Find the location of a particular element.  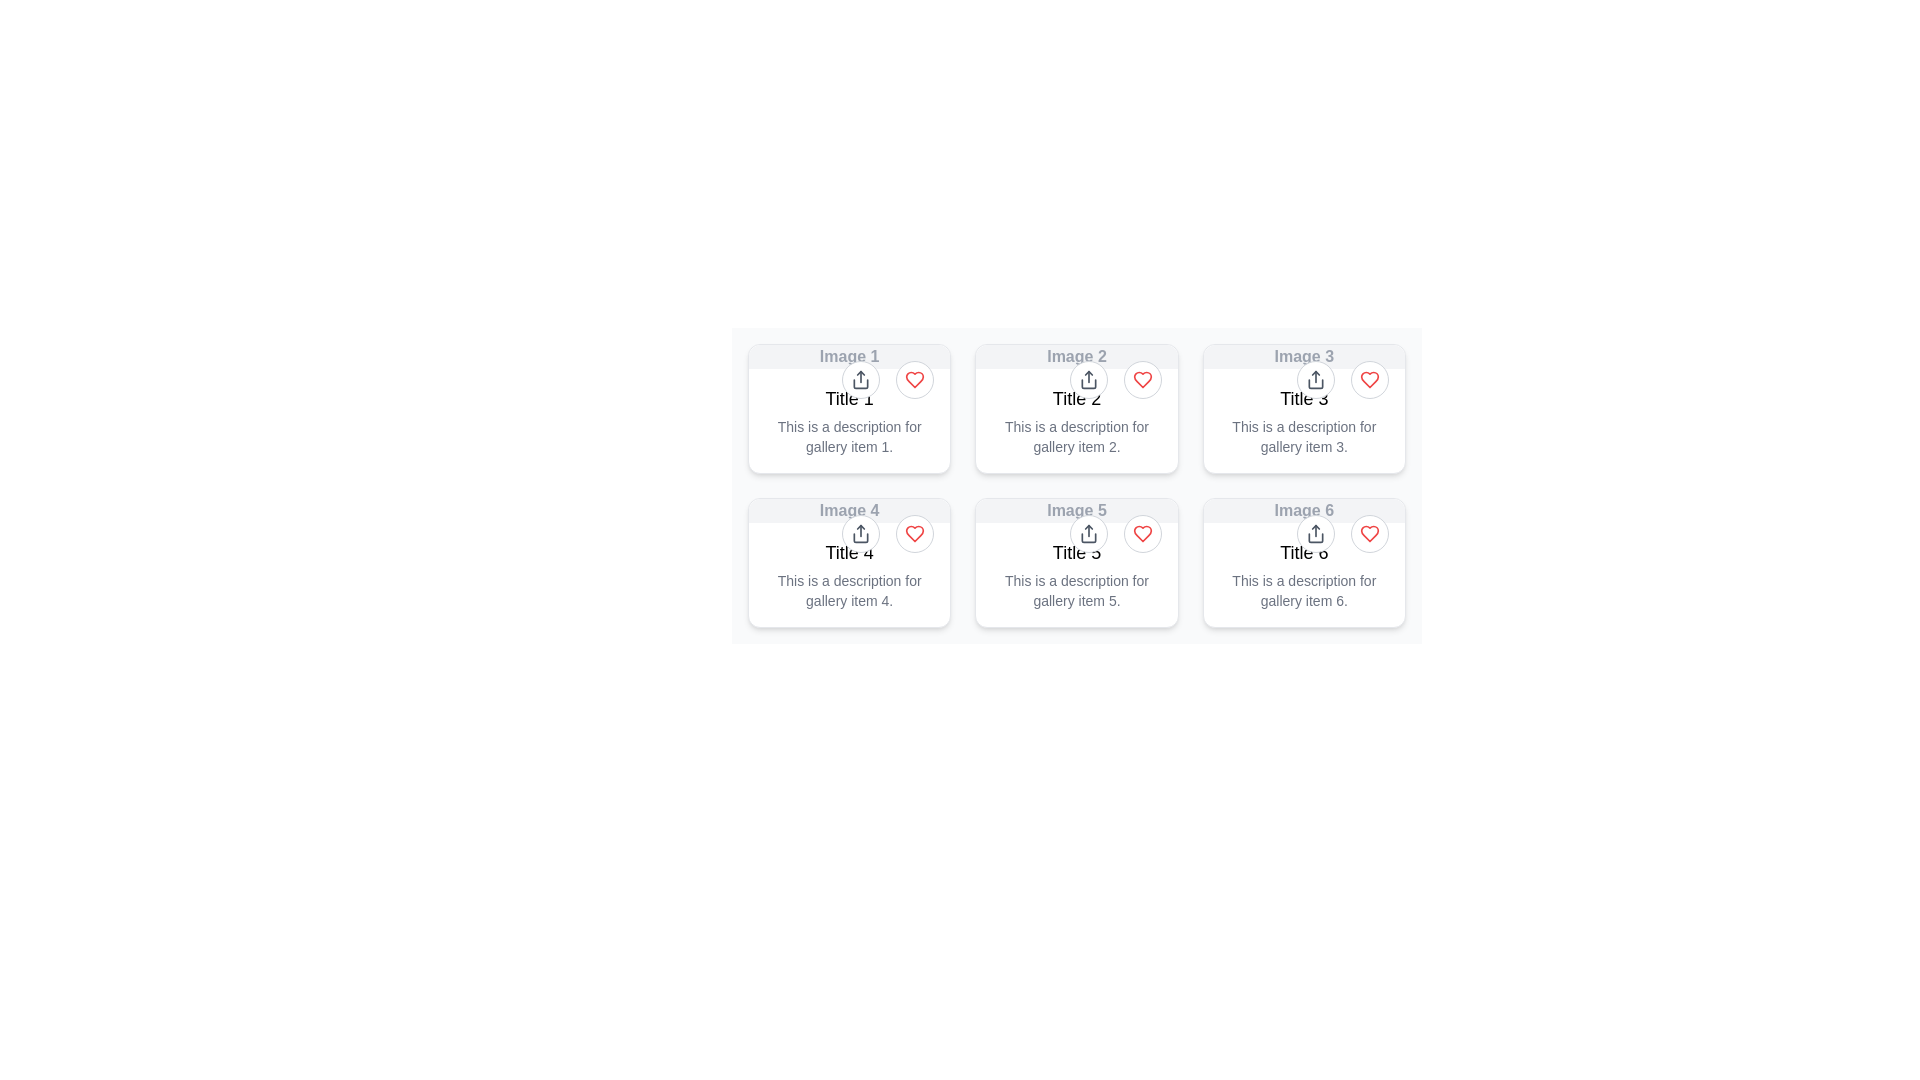

the share button located at the top-right corner inside the card of the grid item titled 'Title 3' is located at coordinates (1343, 380).